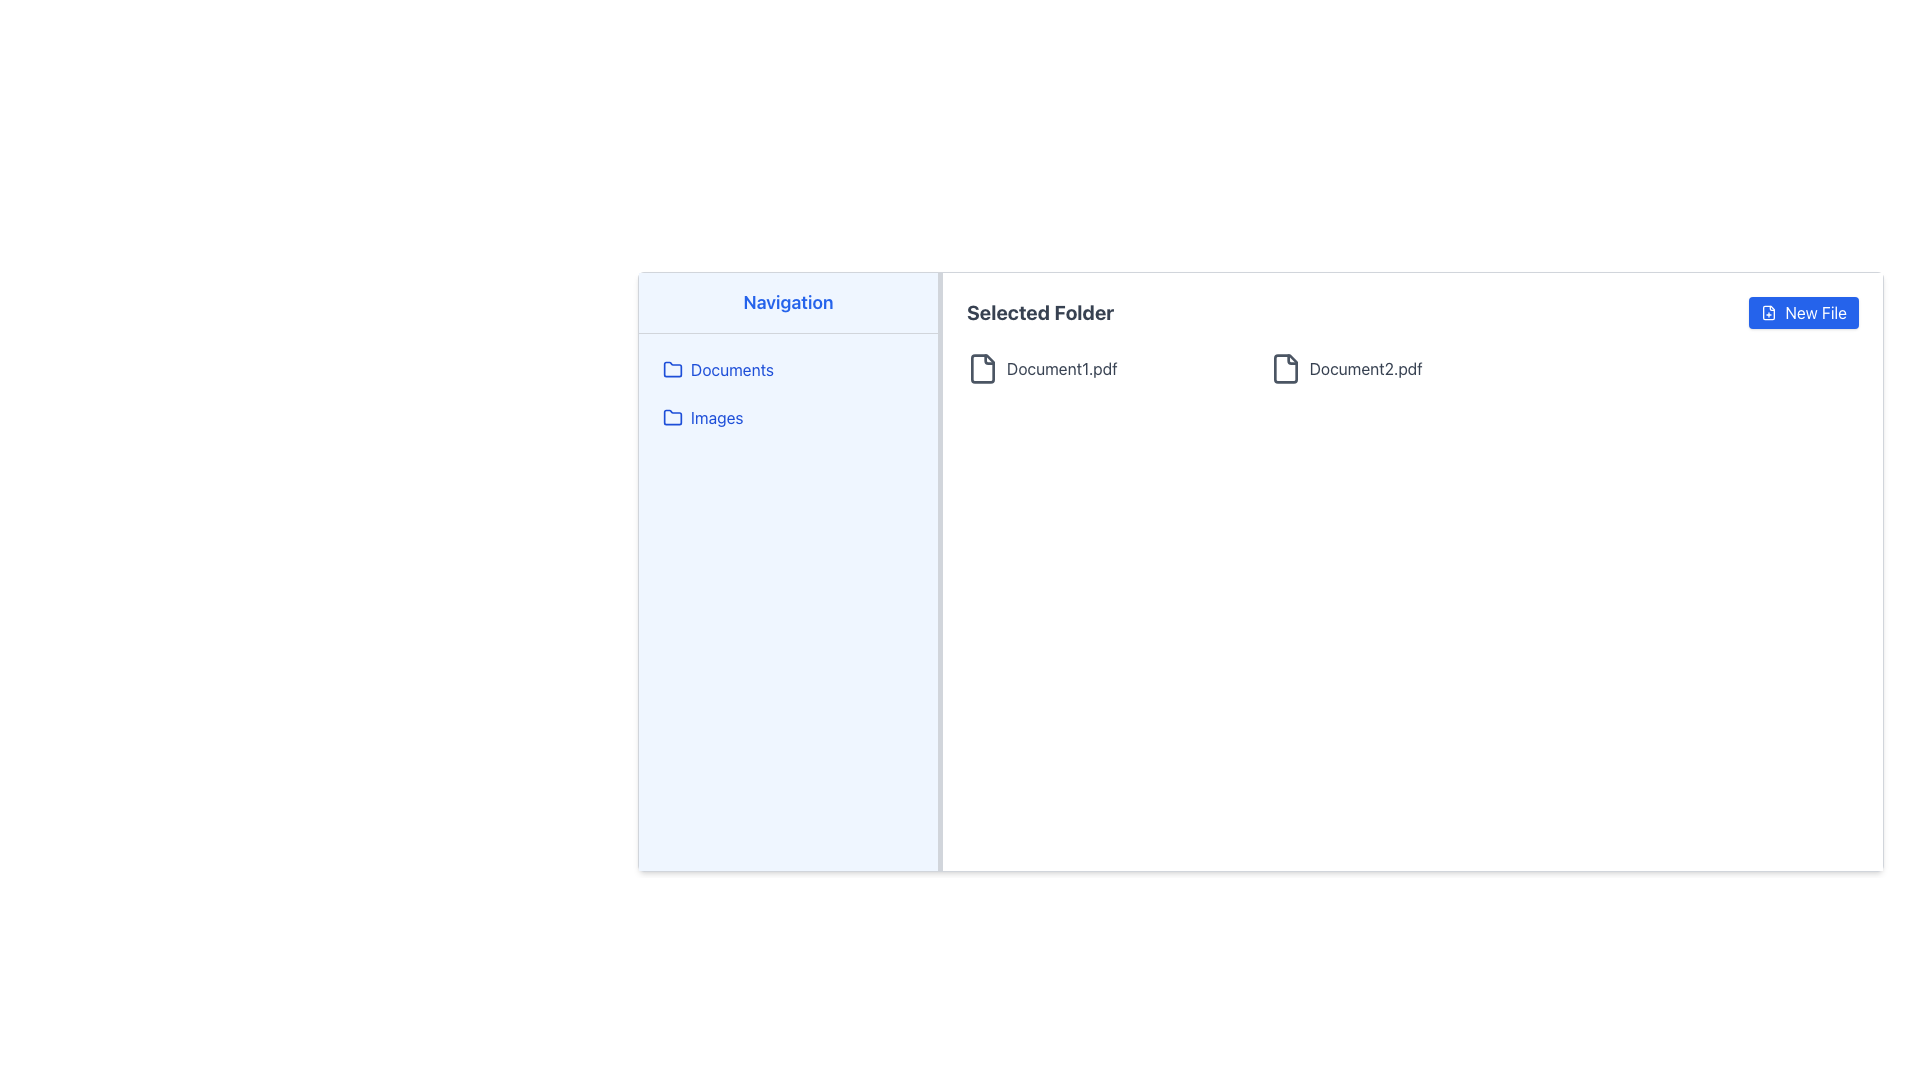  What do you see at coordinates (1040, 312) in the screenshot?
I see `the Text Label that identifies the currently selected folder or context in the content display area, located in the upper-left side of the main content section` at bounding box center [1040, 312].